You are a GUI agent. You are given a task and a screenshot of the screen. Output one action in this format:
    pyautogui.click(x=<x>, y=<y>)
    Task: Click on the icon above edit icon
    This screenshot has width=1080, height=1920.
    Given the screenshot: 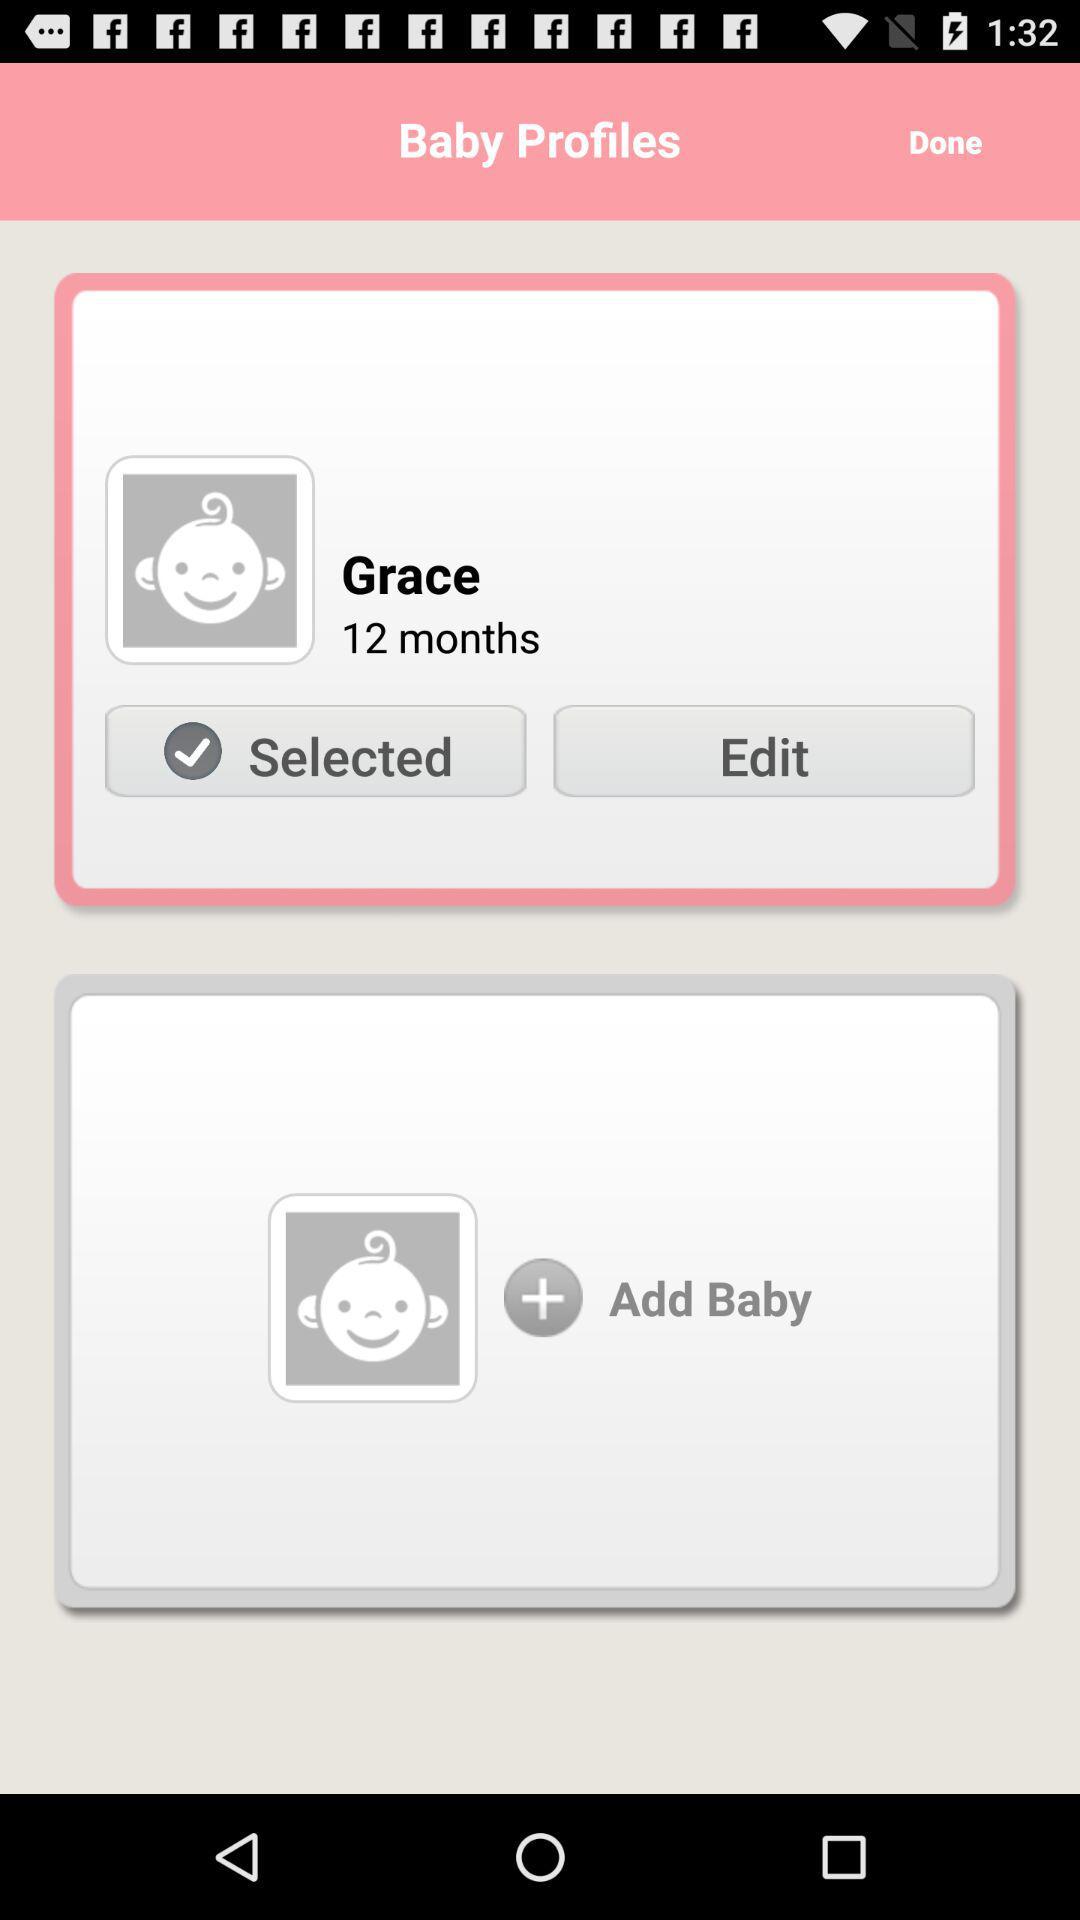 What is the action you would take?
    pyautogui.click(x=938, y=140)
    